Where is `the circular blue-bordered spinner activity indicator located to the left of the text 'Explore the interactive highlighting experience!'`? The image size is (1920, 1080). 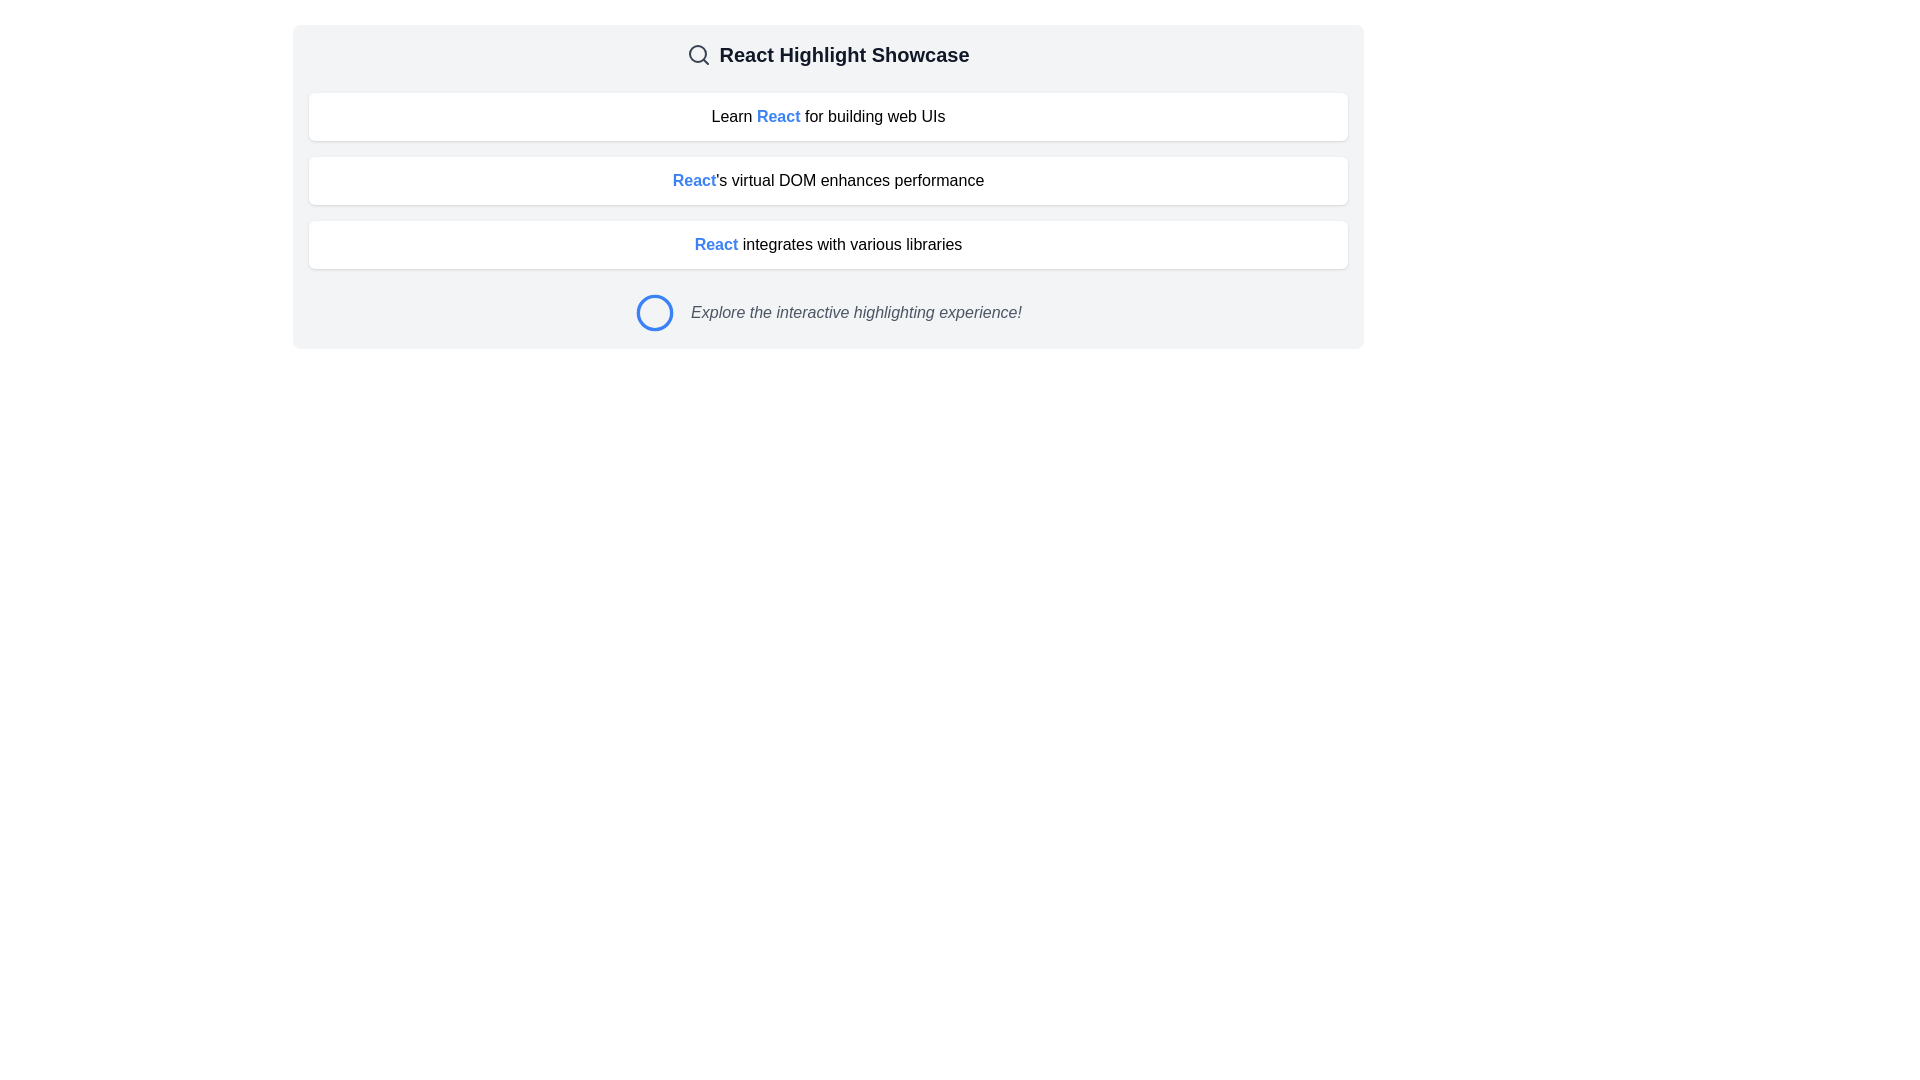 the circular blue-bordered spinner activity indicator located to the left of the text 'Explore the interactive highlighting experience!' is located at coordinates (655, 312).